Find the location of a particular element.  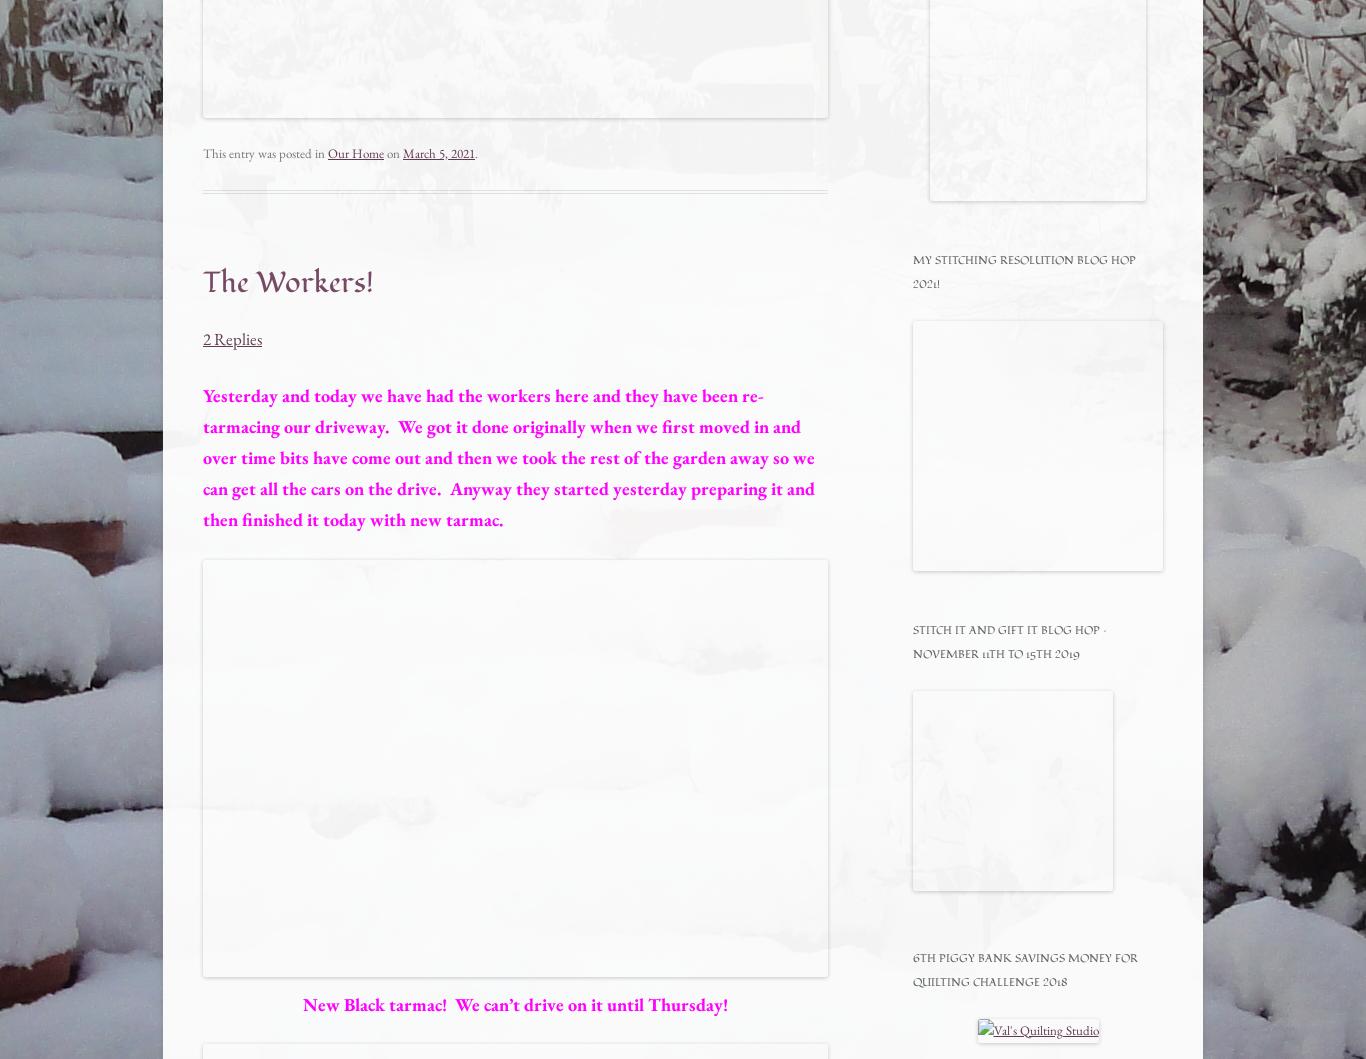

'2 Replies' is located at coordinates (232, 337).